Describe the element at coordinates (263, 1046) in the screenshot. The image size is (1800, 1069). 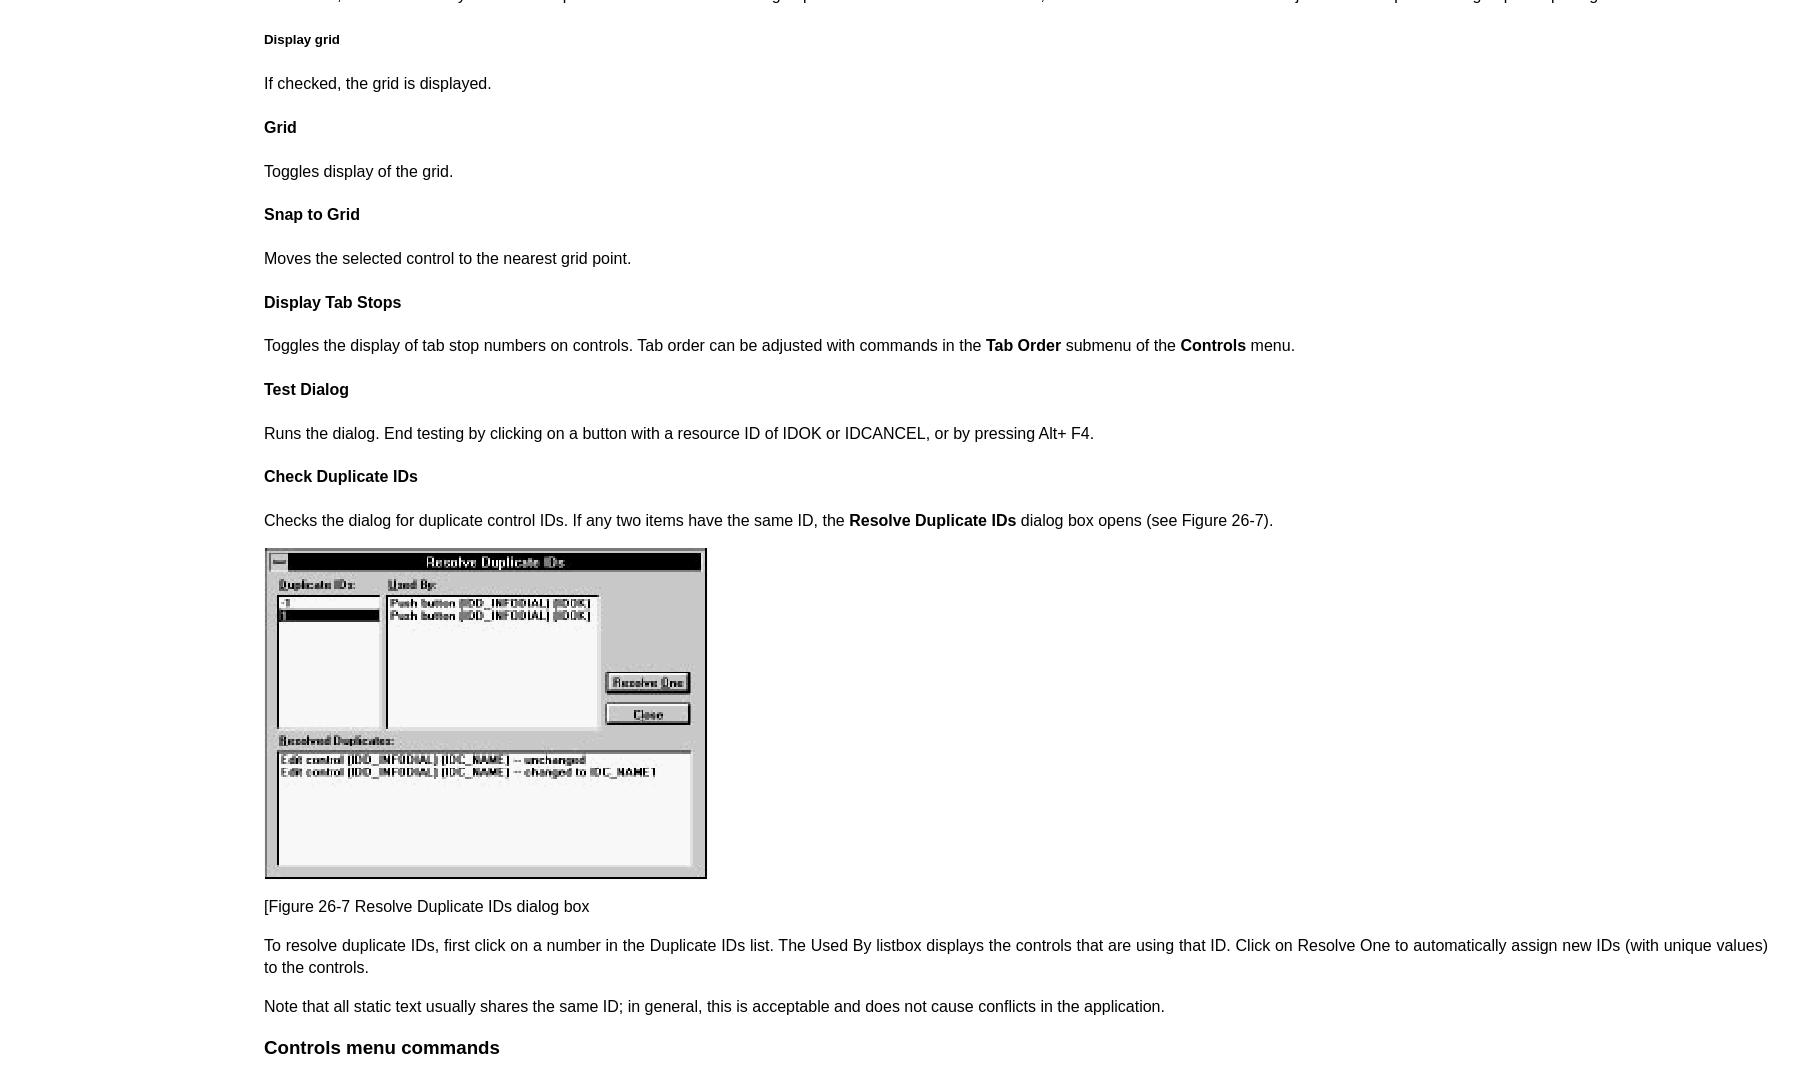
I see `'Controls menu commands'` at that location.